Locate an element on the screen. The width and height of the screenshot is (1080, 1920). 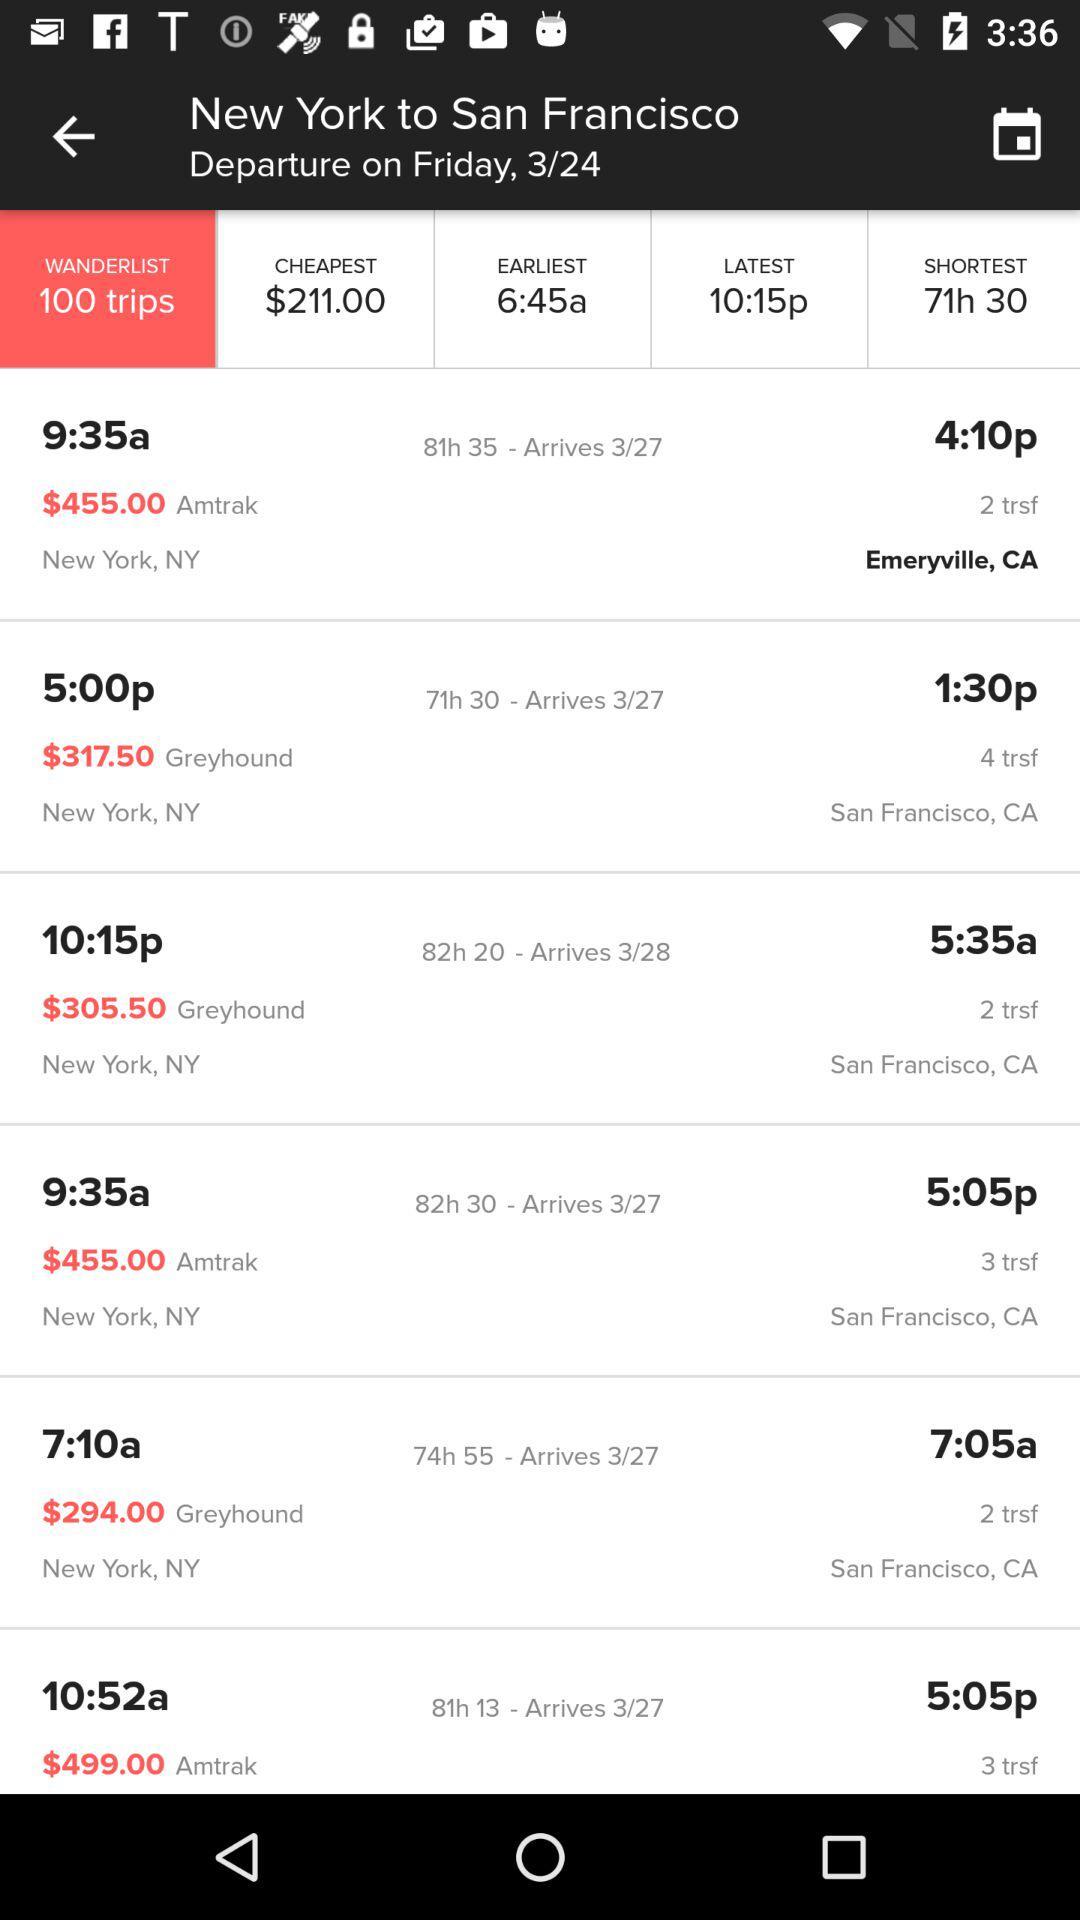
the item above the 2 trsf item is located at coordinates (985, 436).